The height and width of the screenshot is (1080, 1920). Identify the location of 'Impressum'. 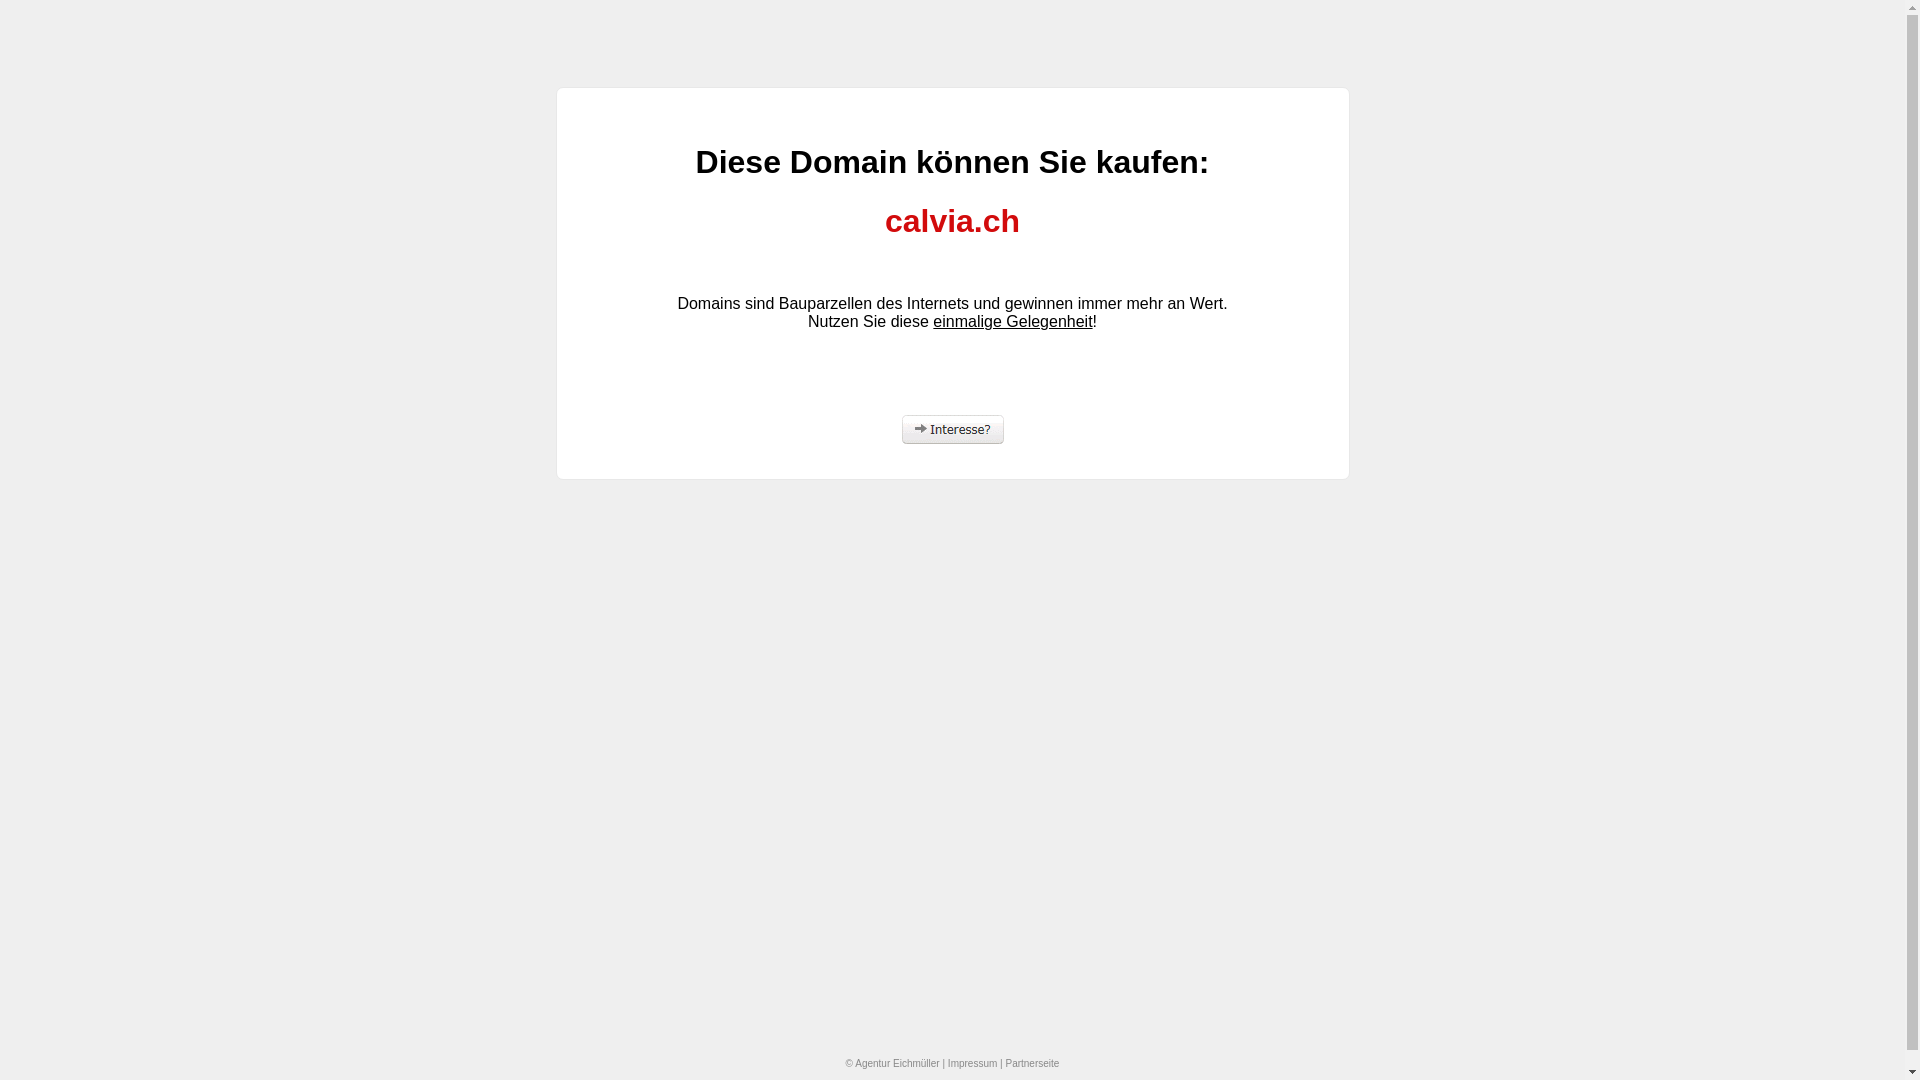
(972, 1062).